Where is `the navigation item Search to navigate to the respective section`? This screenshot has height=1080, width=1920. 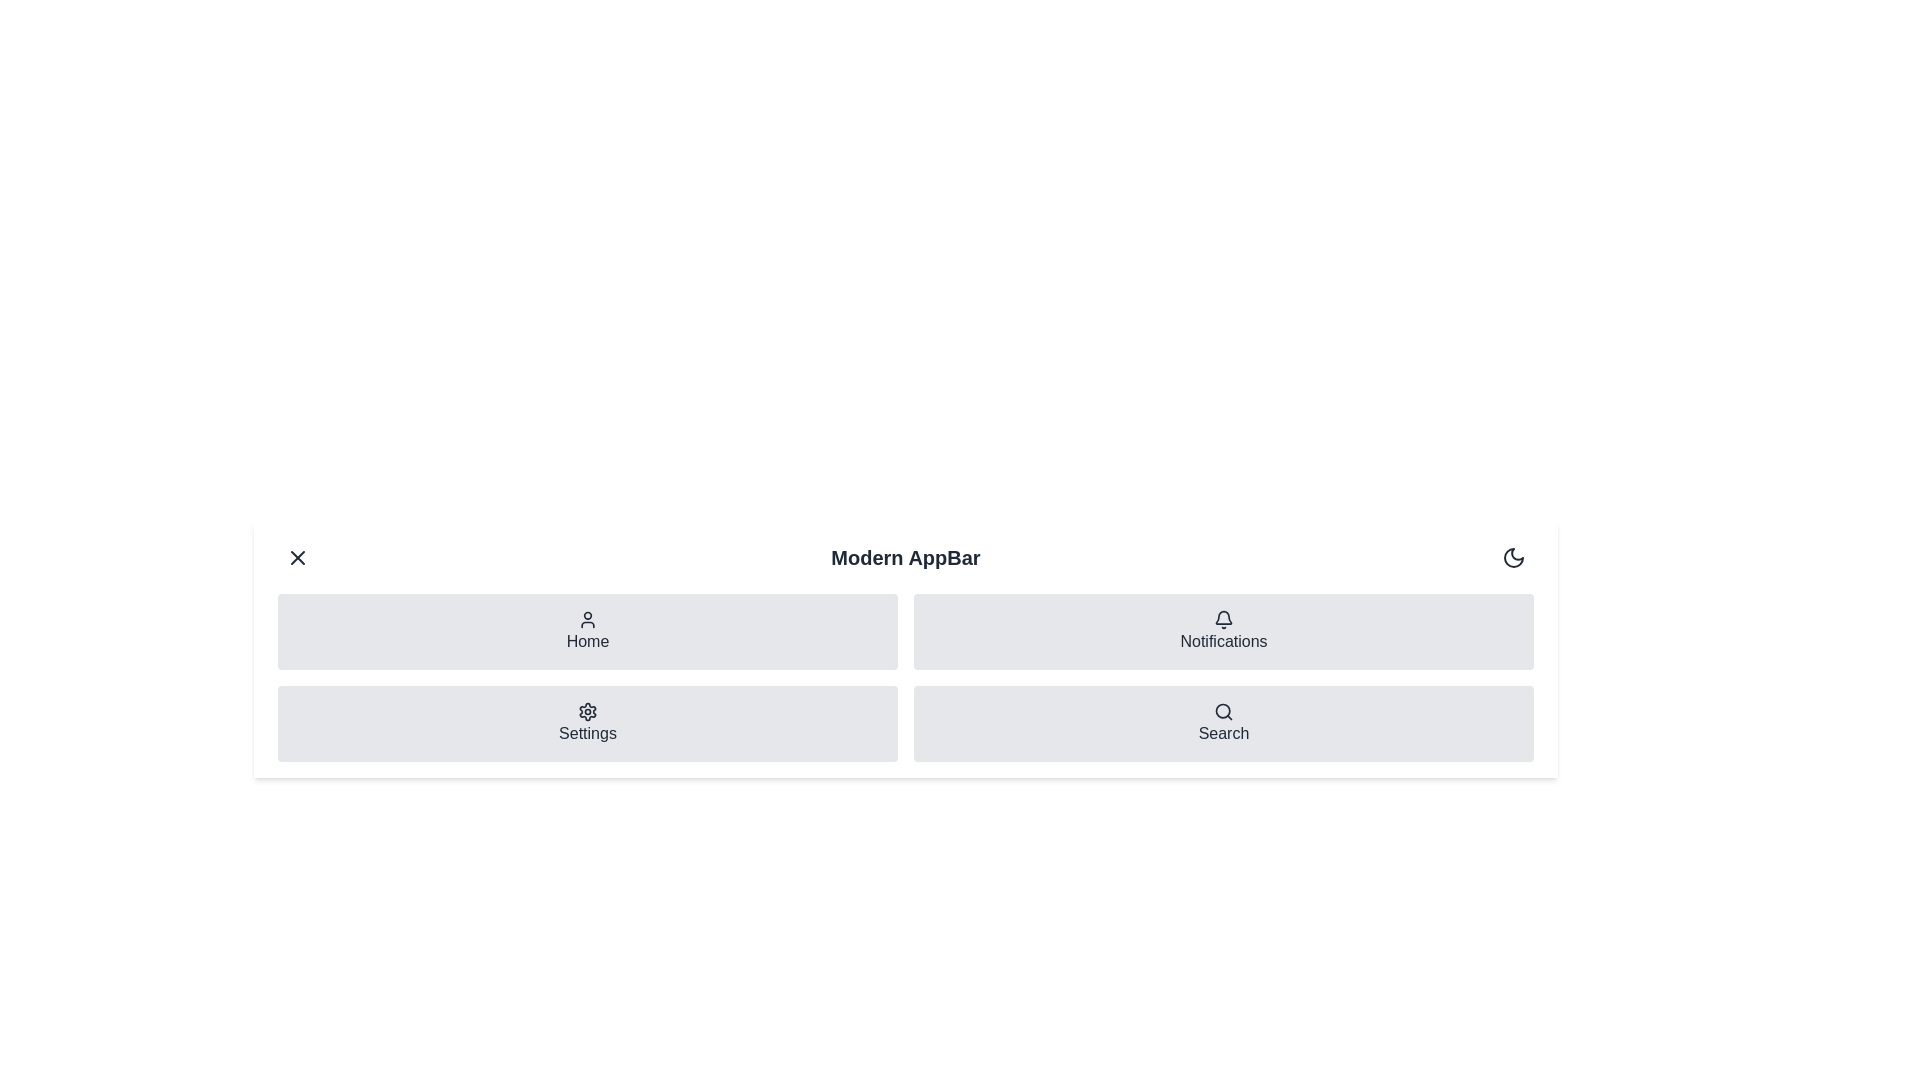 the navigation item Search to navigate to the respective section is located at coordinates (1223, 724).